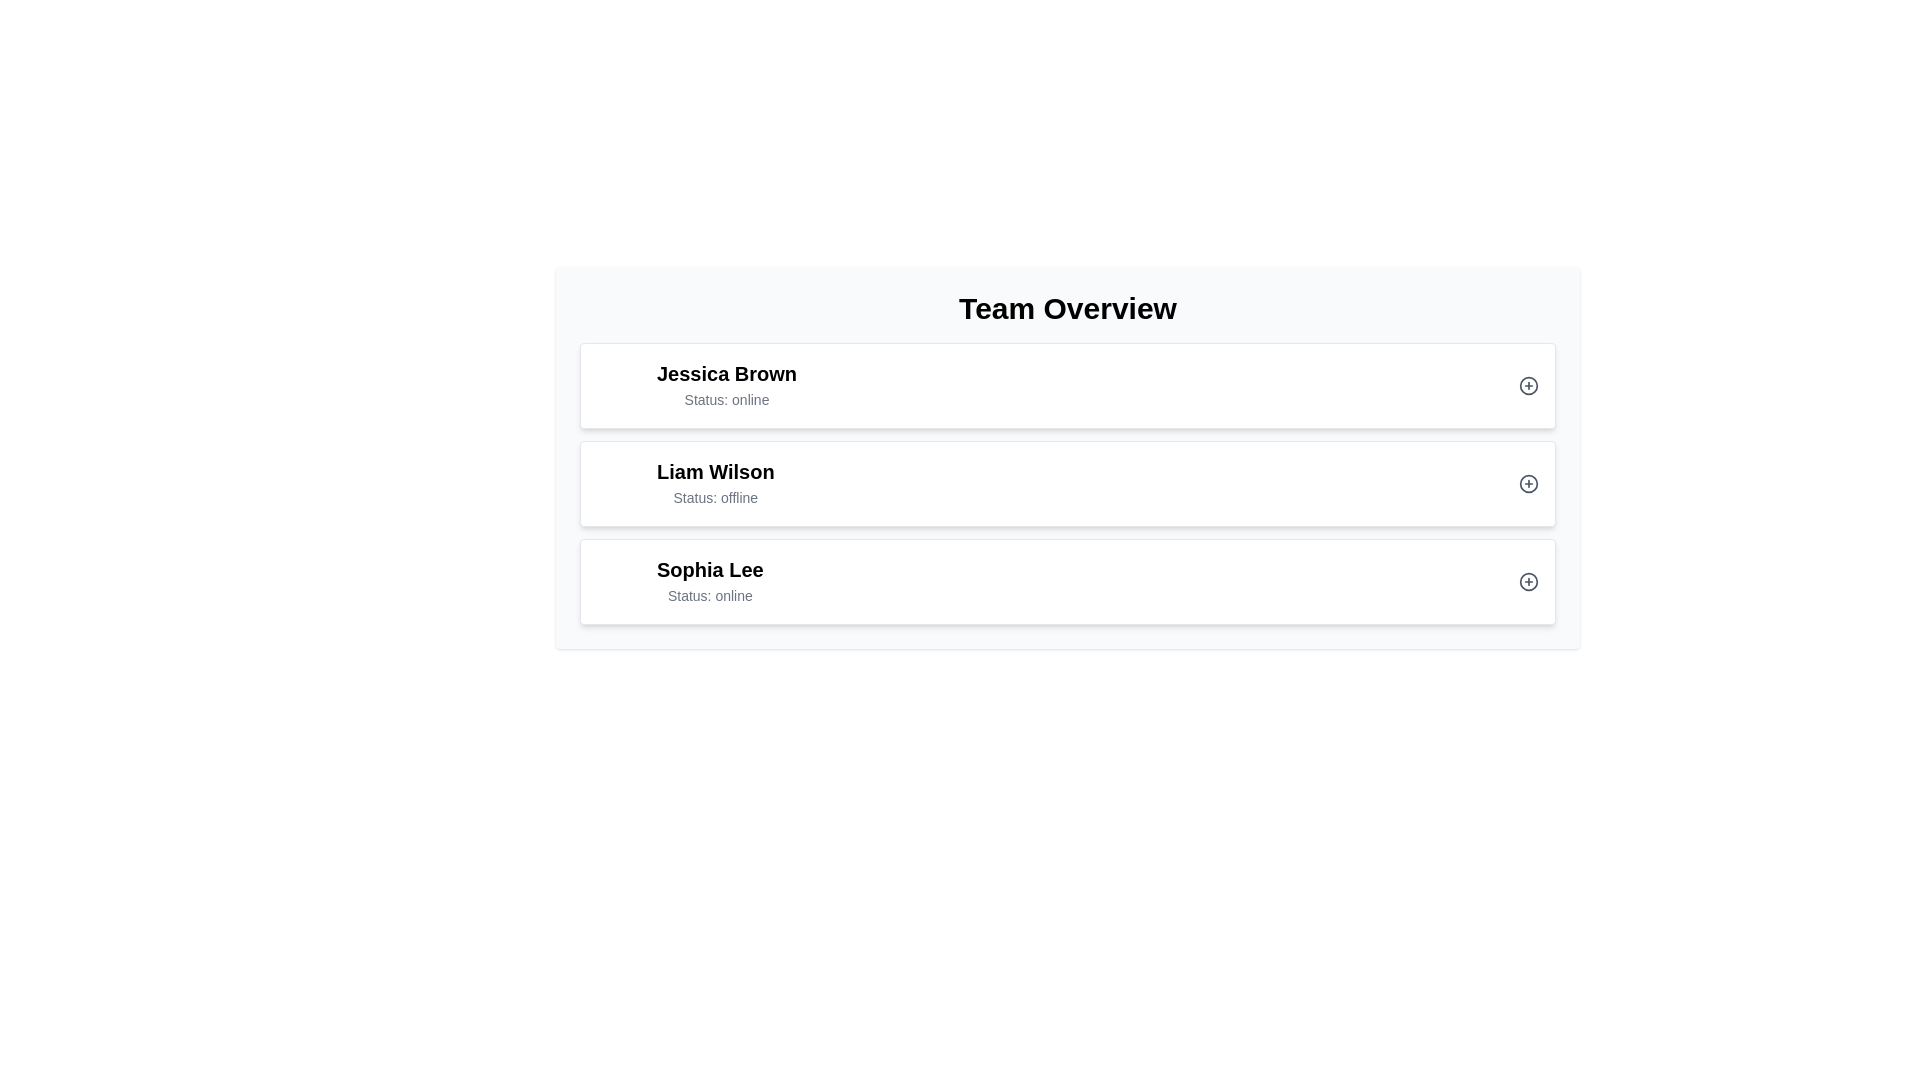 This screenshot has width=1920, height=1080. I want to click on the circular badge displaying the initials 'LW', so click(619, 483).